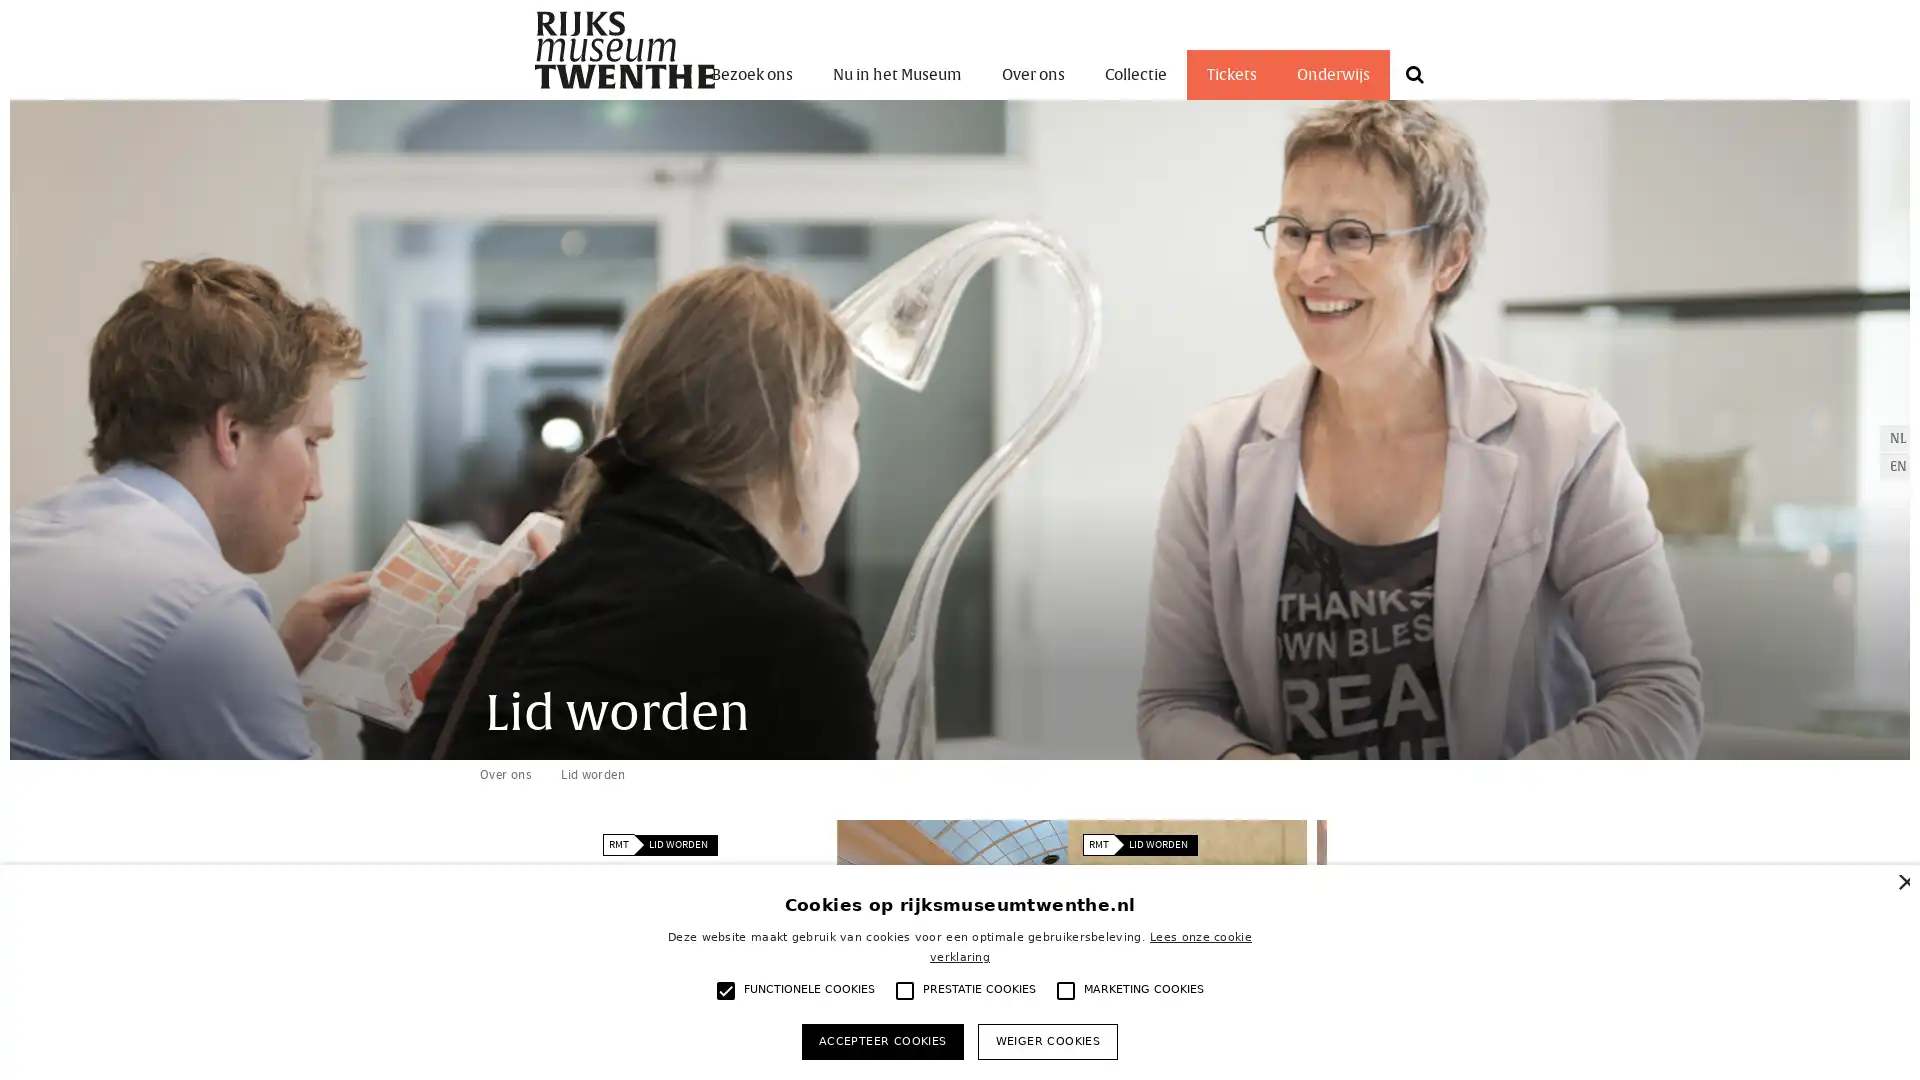  Describe the element at coordinates (881, 1040) in the screenshot. I see `ACCEPTEER COOKIES` at that location.